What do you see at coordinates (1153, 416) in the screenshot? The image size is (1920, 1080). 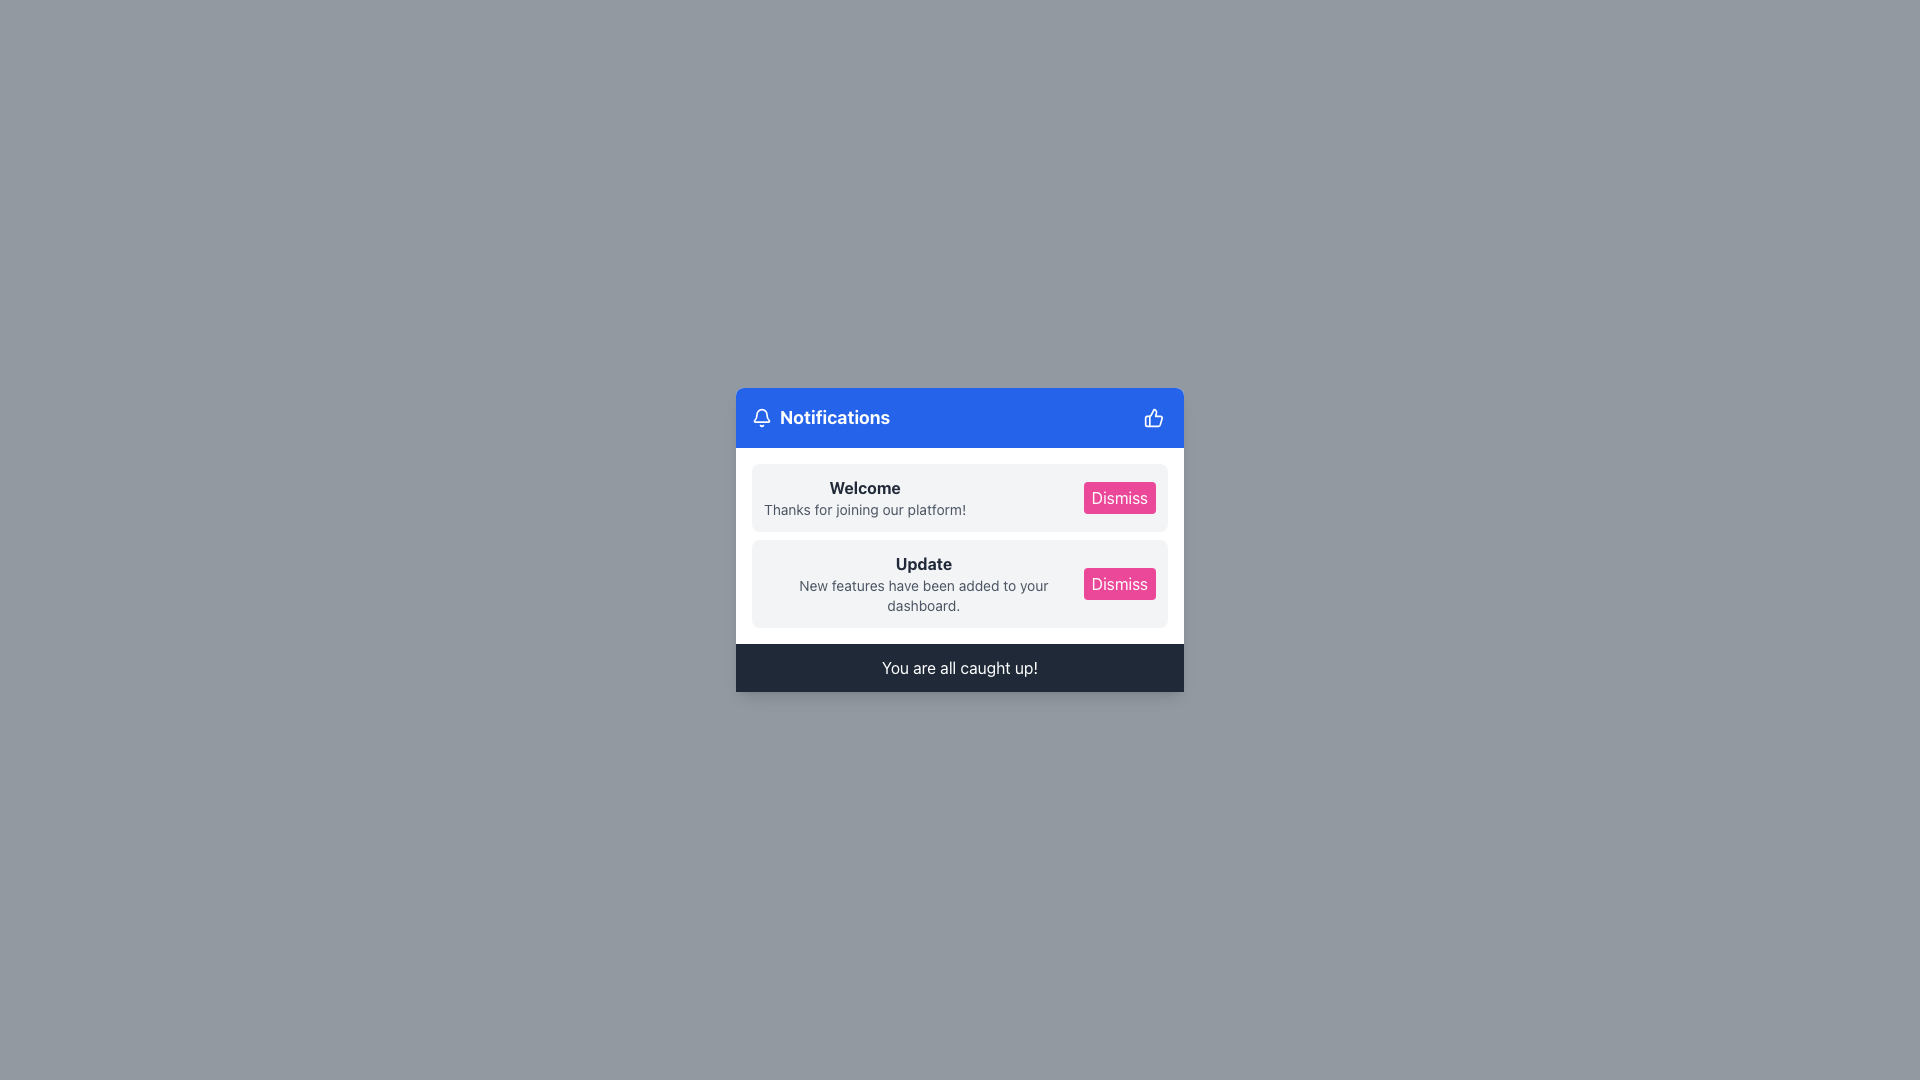 I see `the small blue button with a white thumbs-up icon located at the top-right corner of the 'Notifications' title bar` at bounding box center [1153, 416].